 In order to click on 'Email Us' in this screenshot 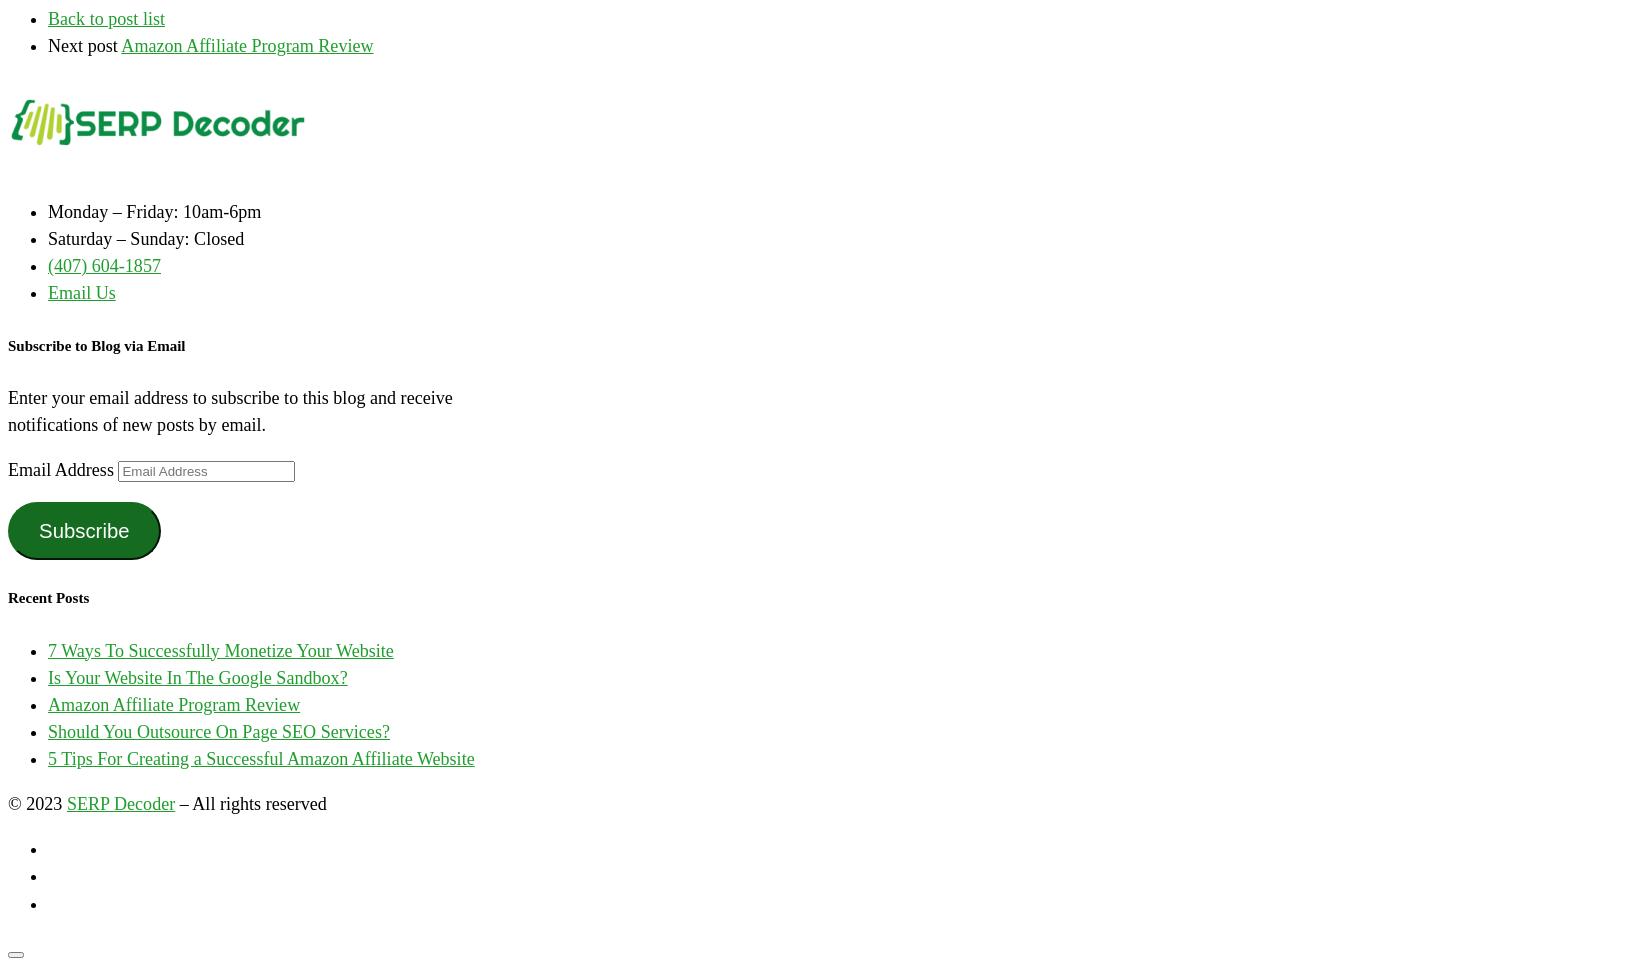, I will do `click(80, 291)`.